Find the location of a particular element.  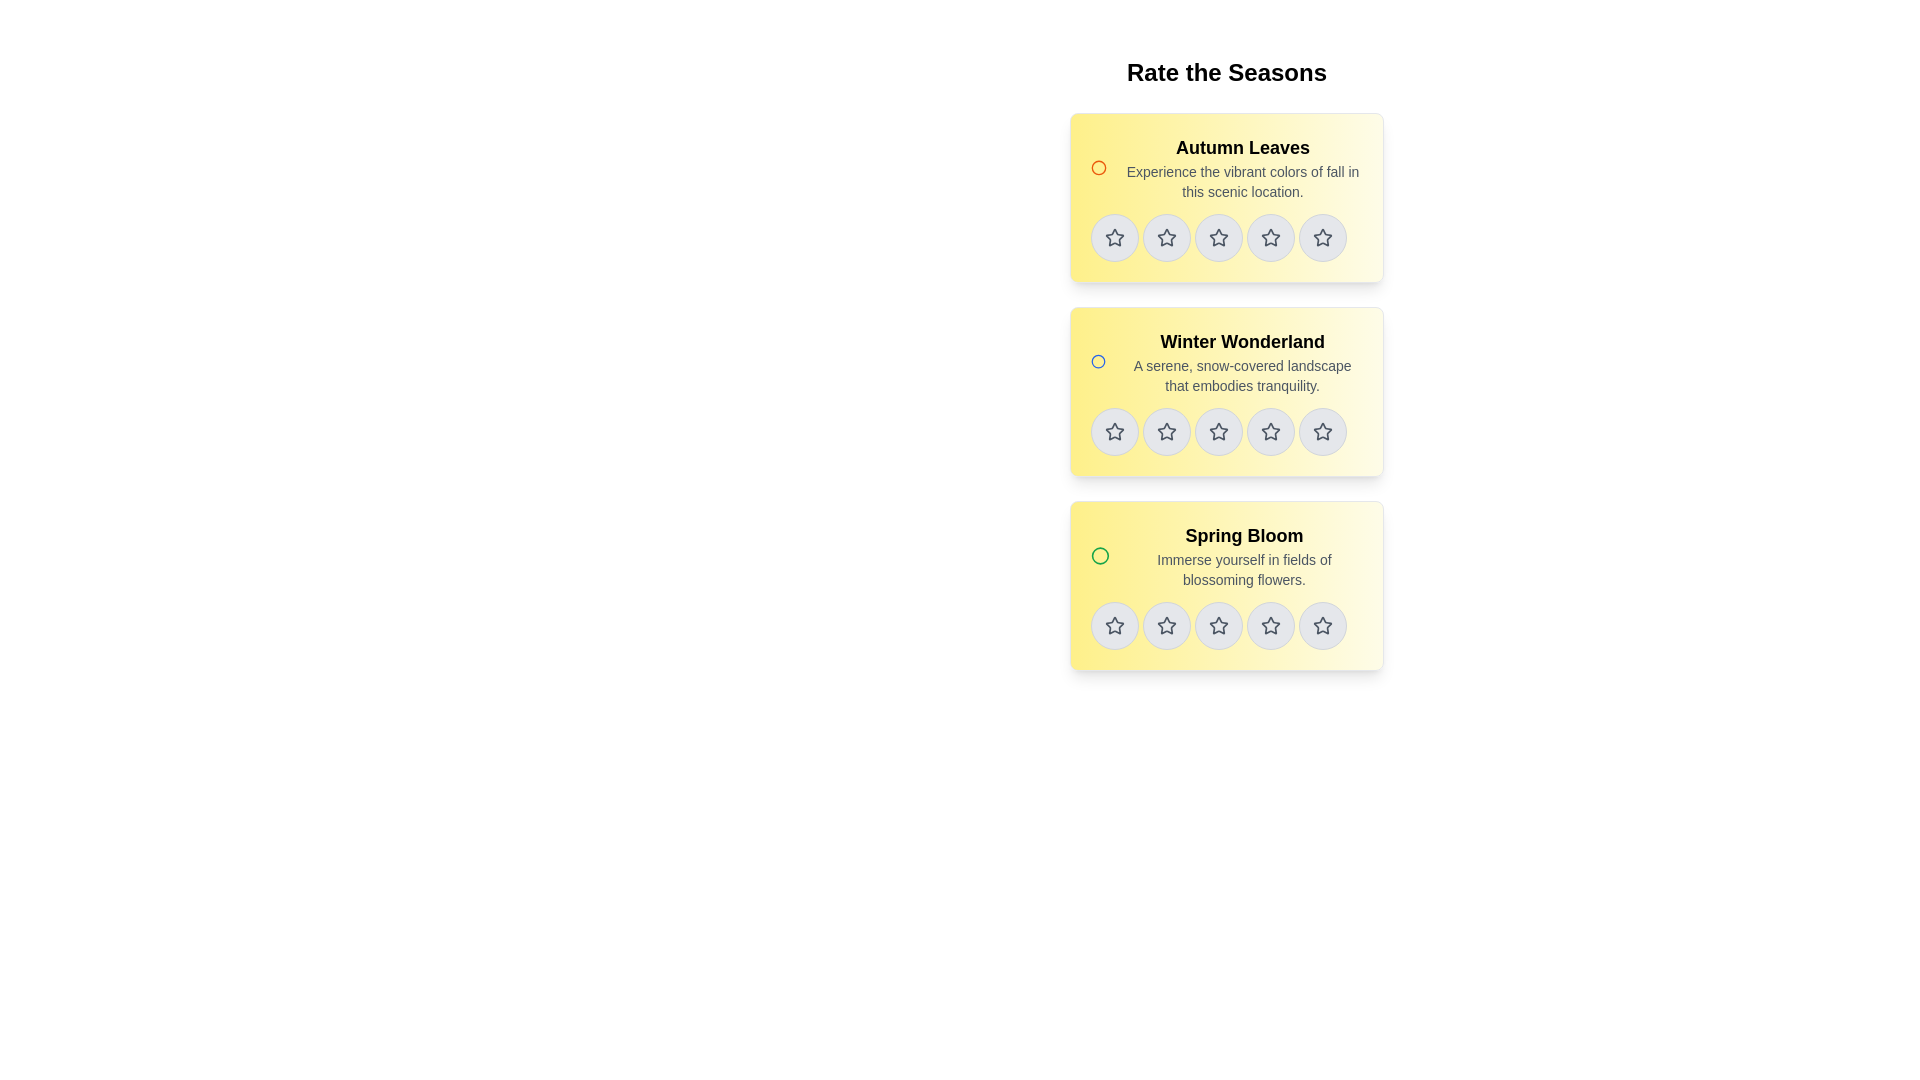

the second star icon in the rating row for the 'Winter Wonderland' section is located at coordinates (1113, 430).